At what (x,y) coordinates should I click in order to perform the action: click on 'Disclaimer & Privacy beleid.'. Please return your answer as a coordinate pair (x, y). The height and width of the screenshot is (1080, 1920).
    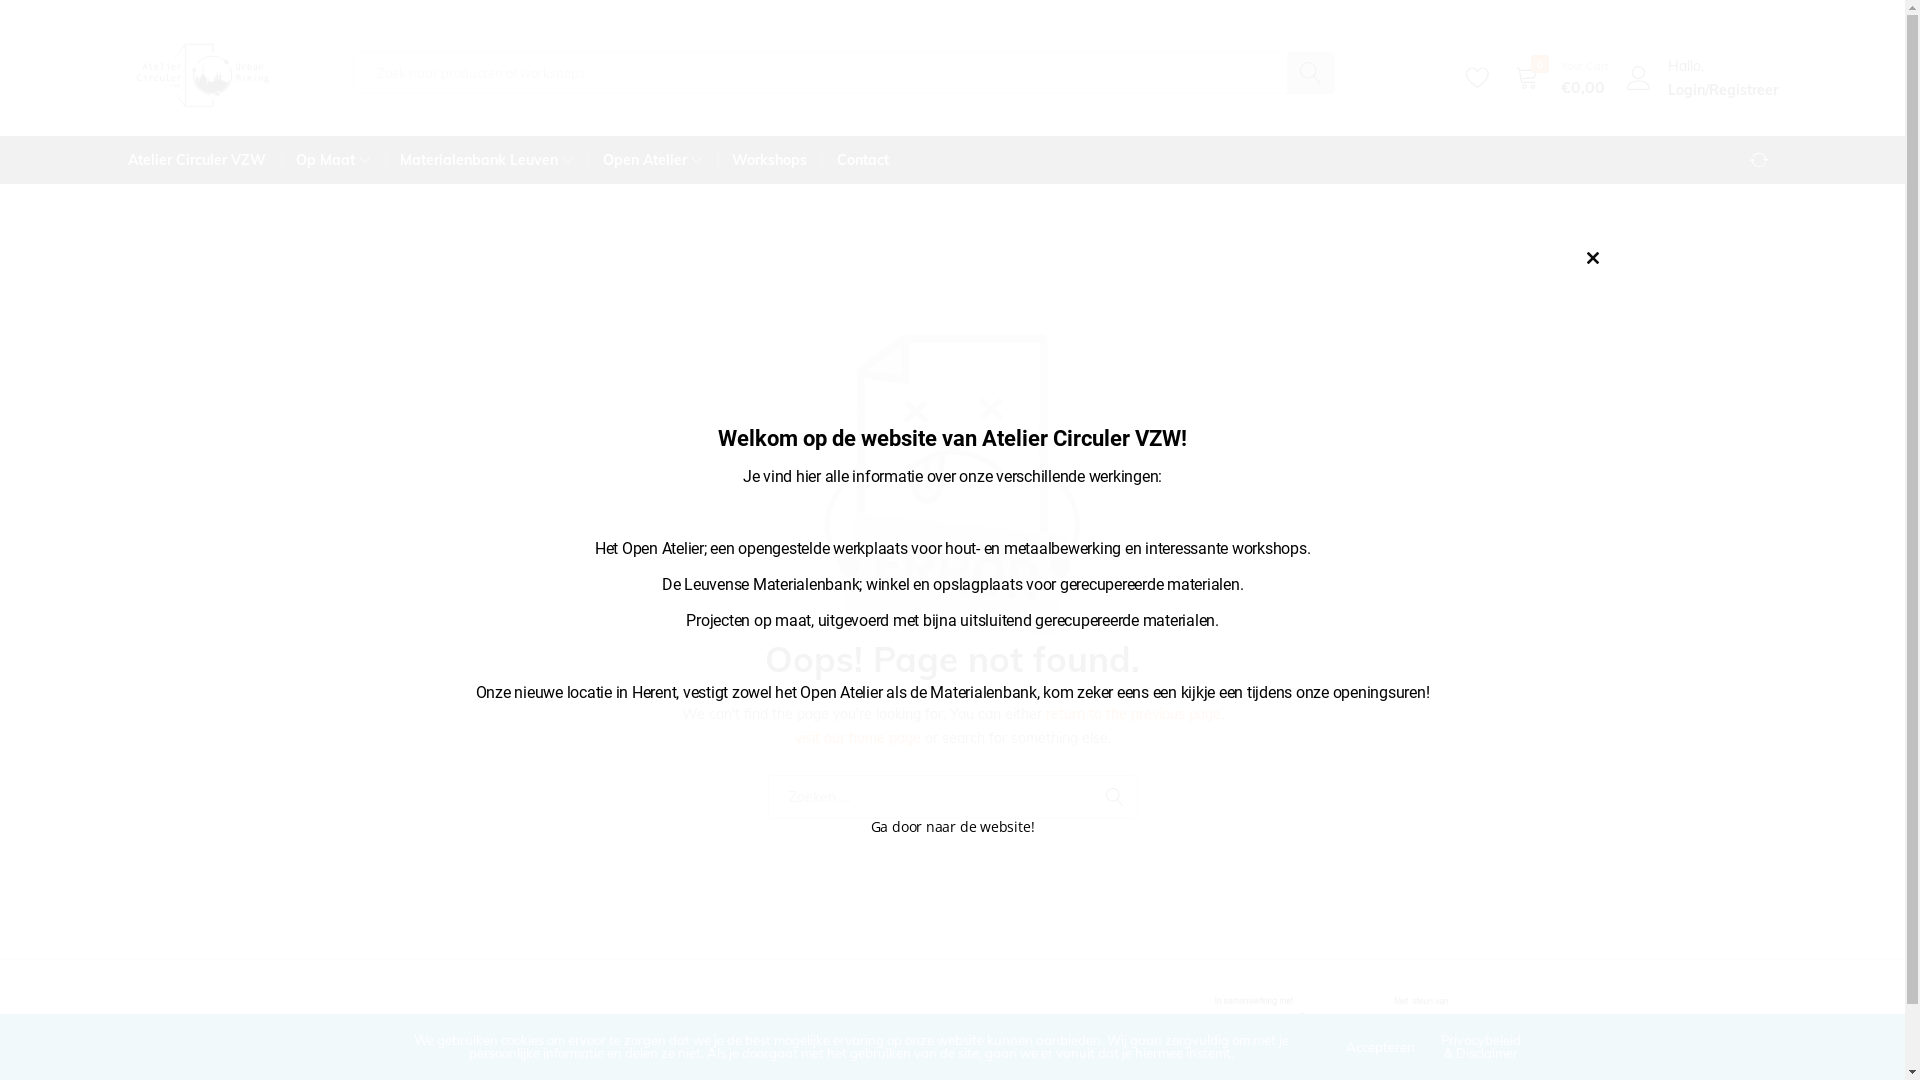
    Looking at the image, I should click on (454, 1063).